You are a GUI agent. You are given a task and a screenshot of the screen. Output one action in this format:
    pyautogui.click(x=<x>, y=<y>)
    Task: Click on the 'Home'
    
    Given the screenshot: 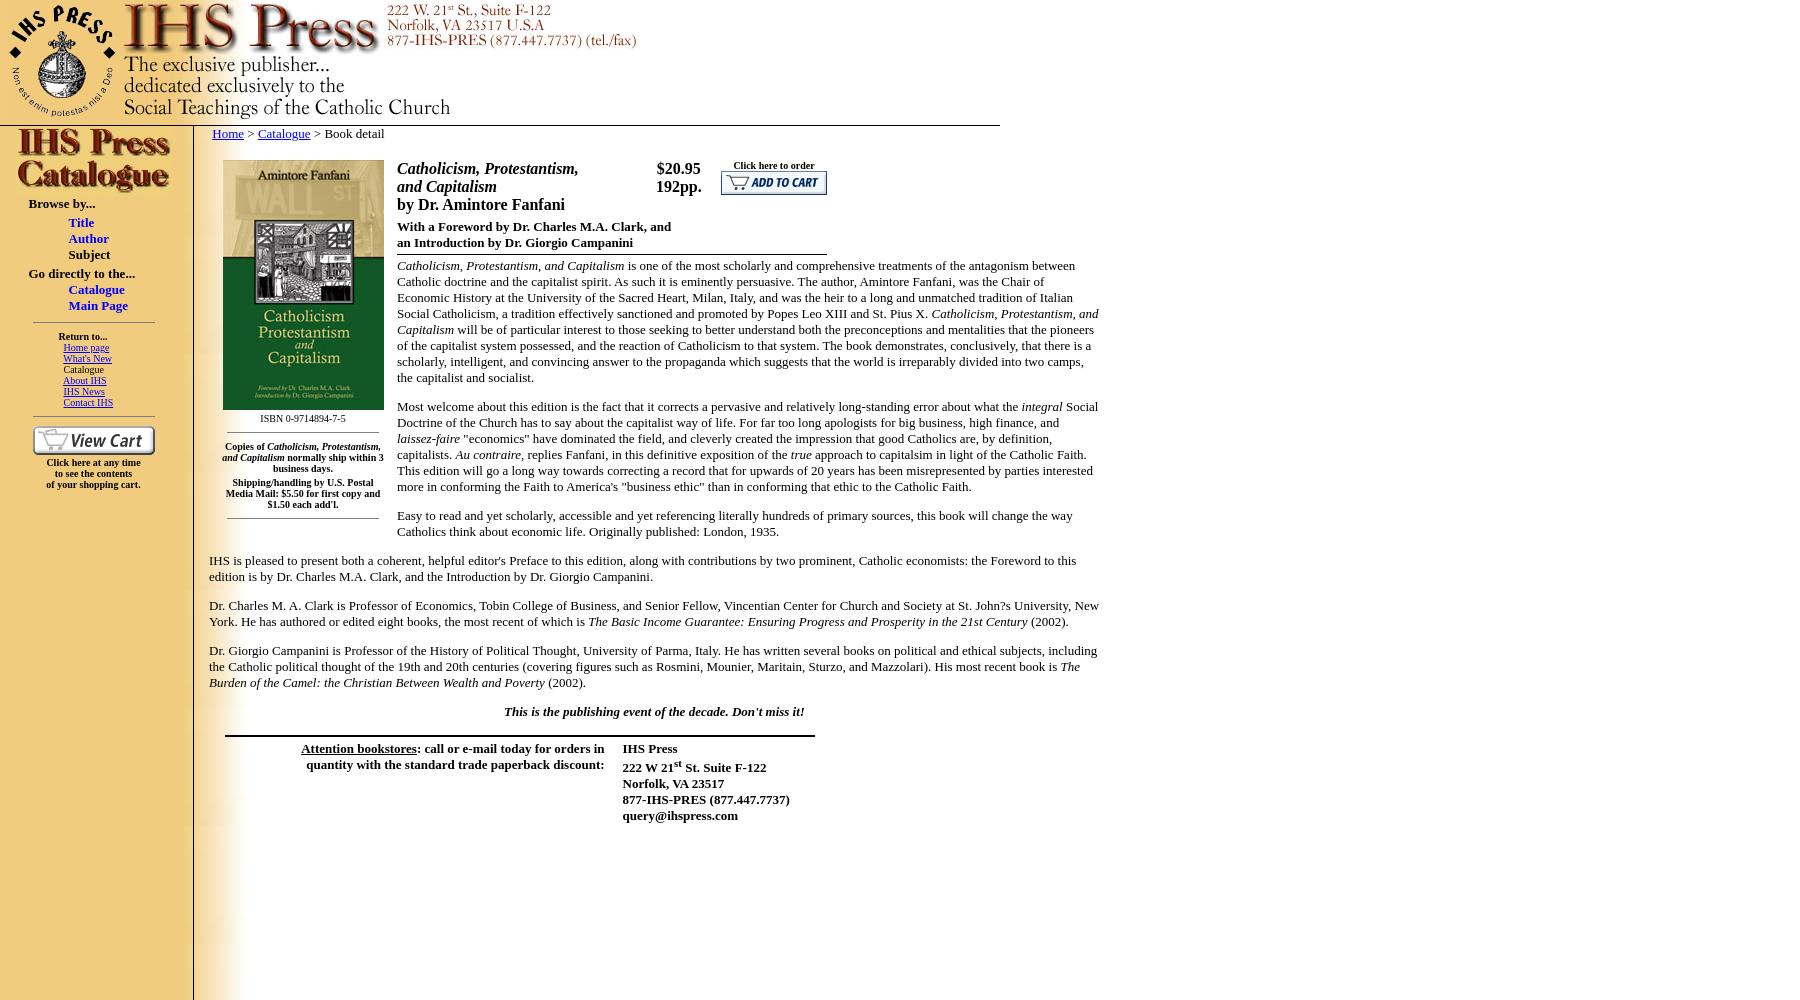 What is the action you would take?
    pyautogui.click(x=227, y=133)
    